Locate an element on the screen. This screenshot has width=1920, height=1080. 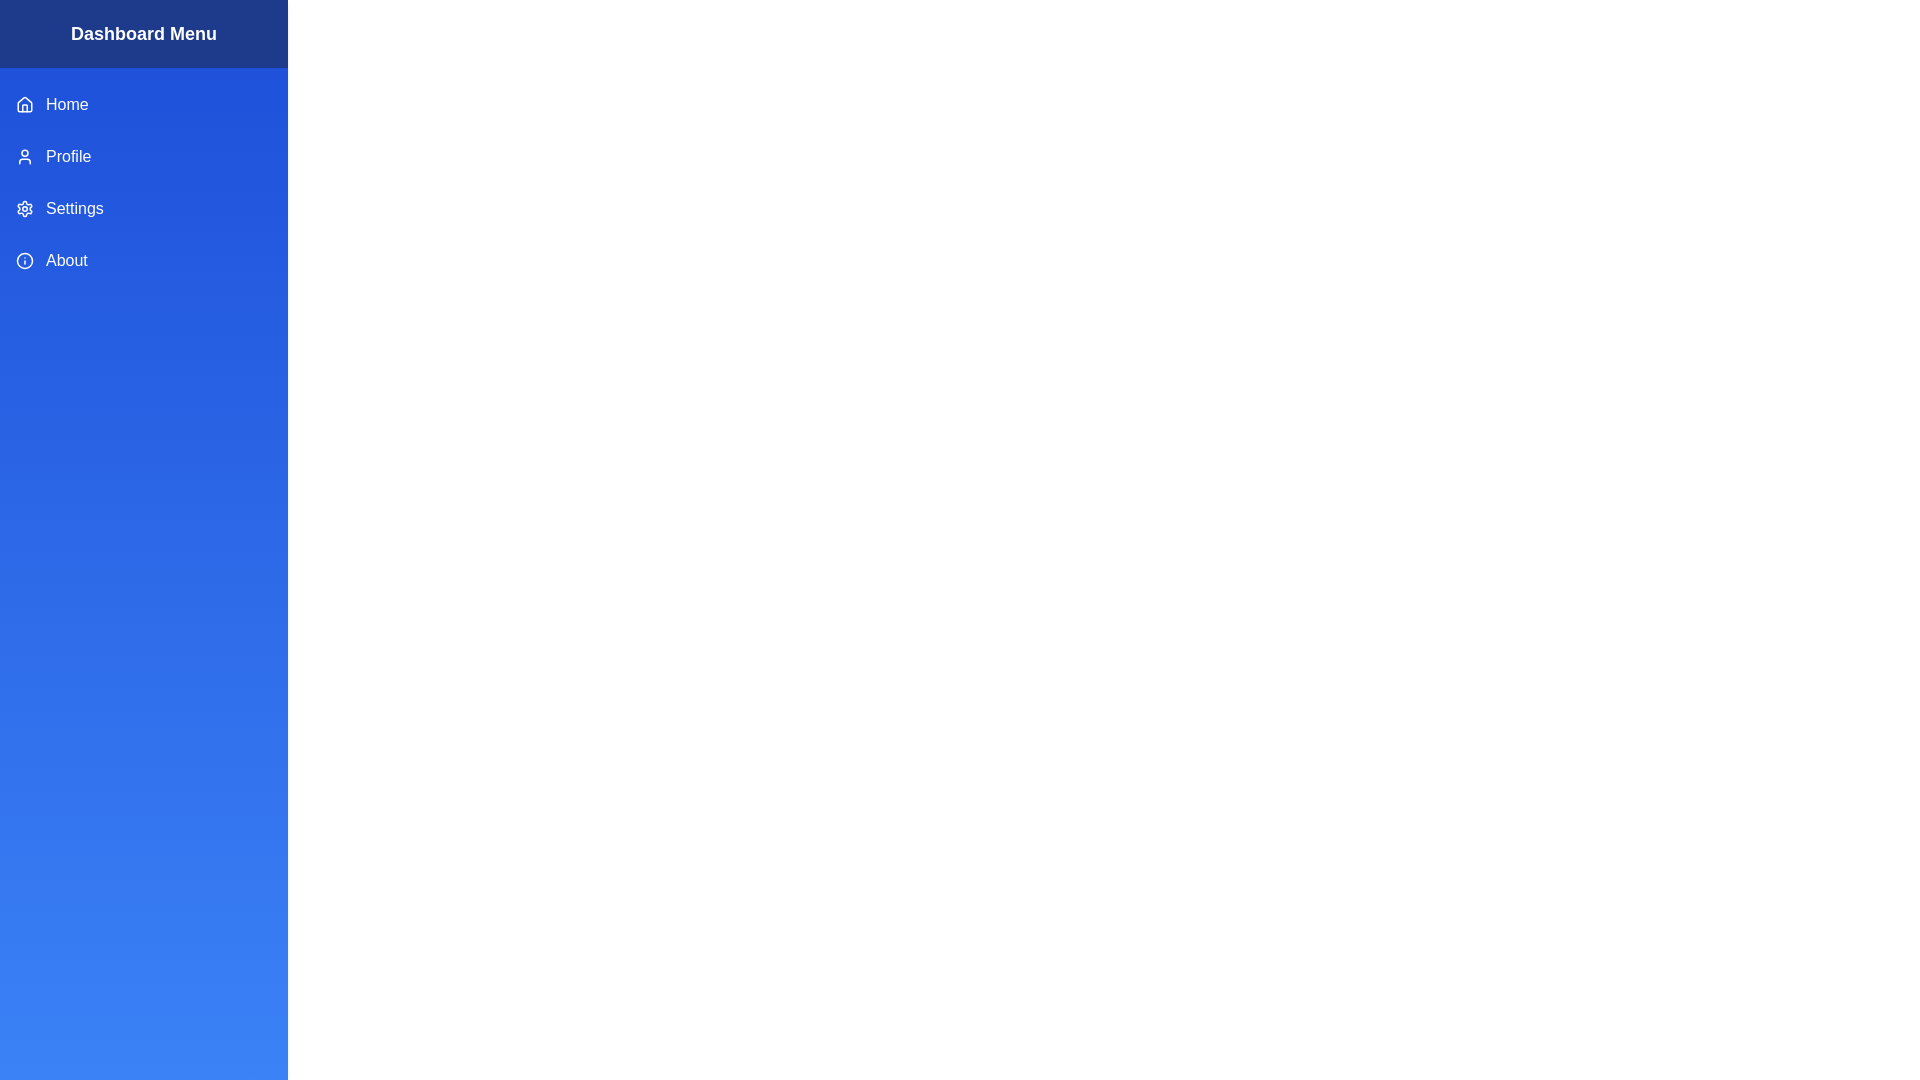
toggle button to change the visibility of the drawer is located at coordinates (38, 38).